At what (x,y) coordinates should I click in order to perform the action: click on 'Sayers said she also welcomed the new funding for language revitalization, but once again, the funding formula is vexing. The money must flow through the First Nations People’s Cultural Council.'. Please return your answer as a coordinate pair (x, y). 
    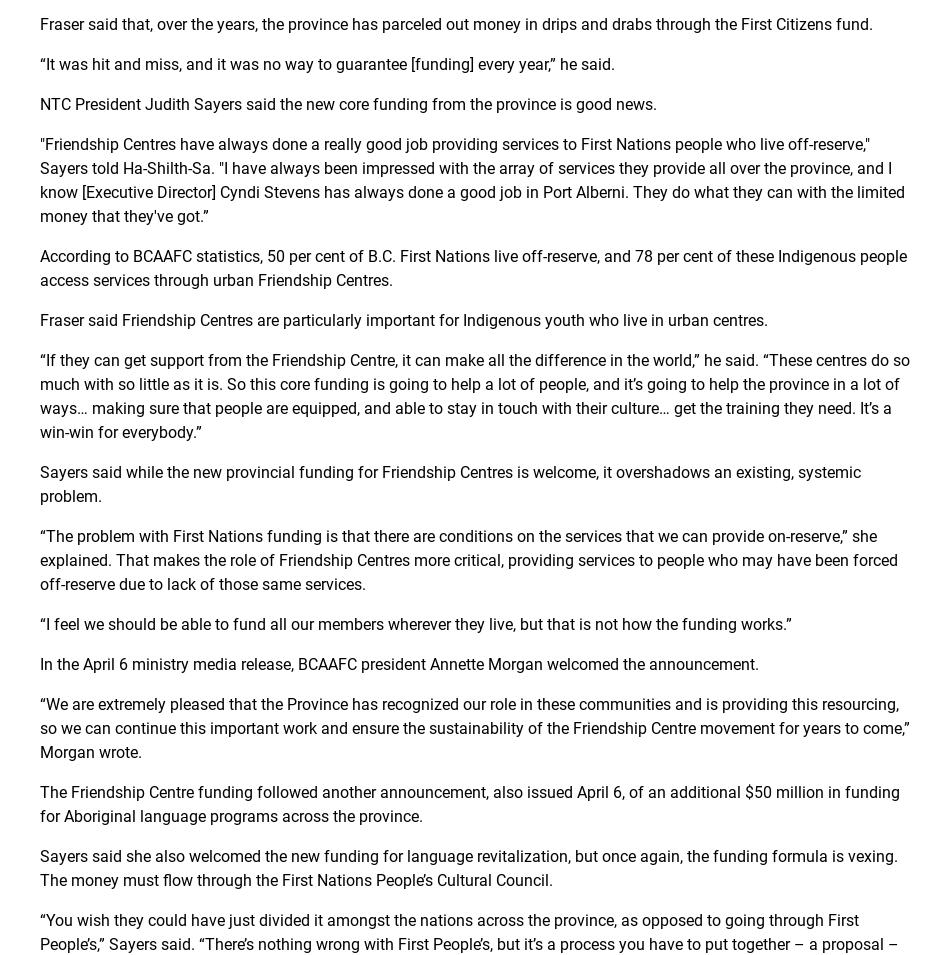
    Looking at the image, I should click on (39, 868).